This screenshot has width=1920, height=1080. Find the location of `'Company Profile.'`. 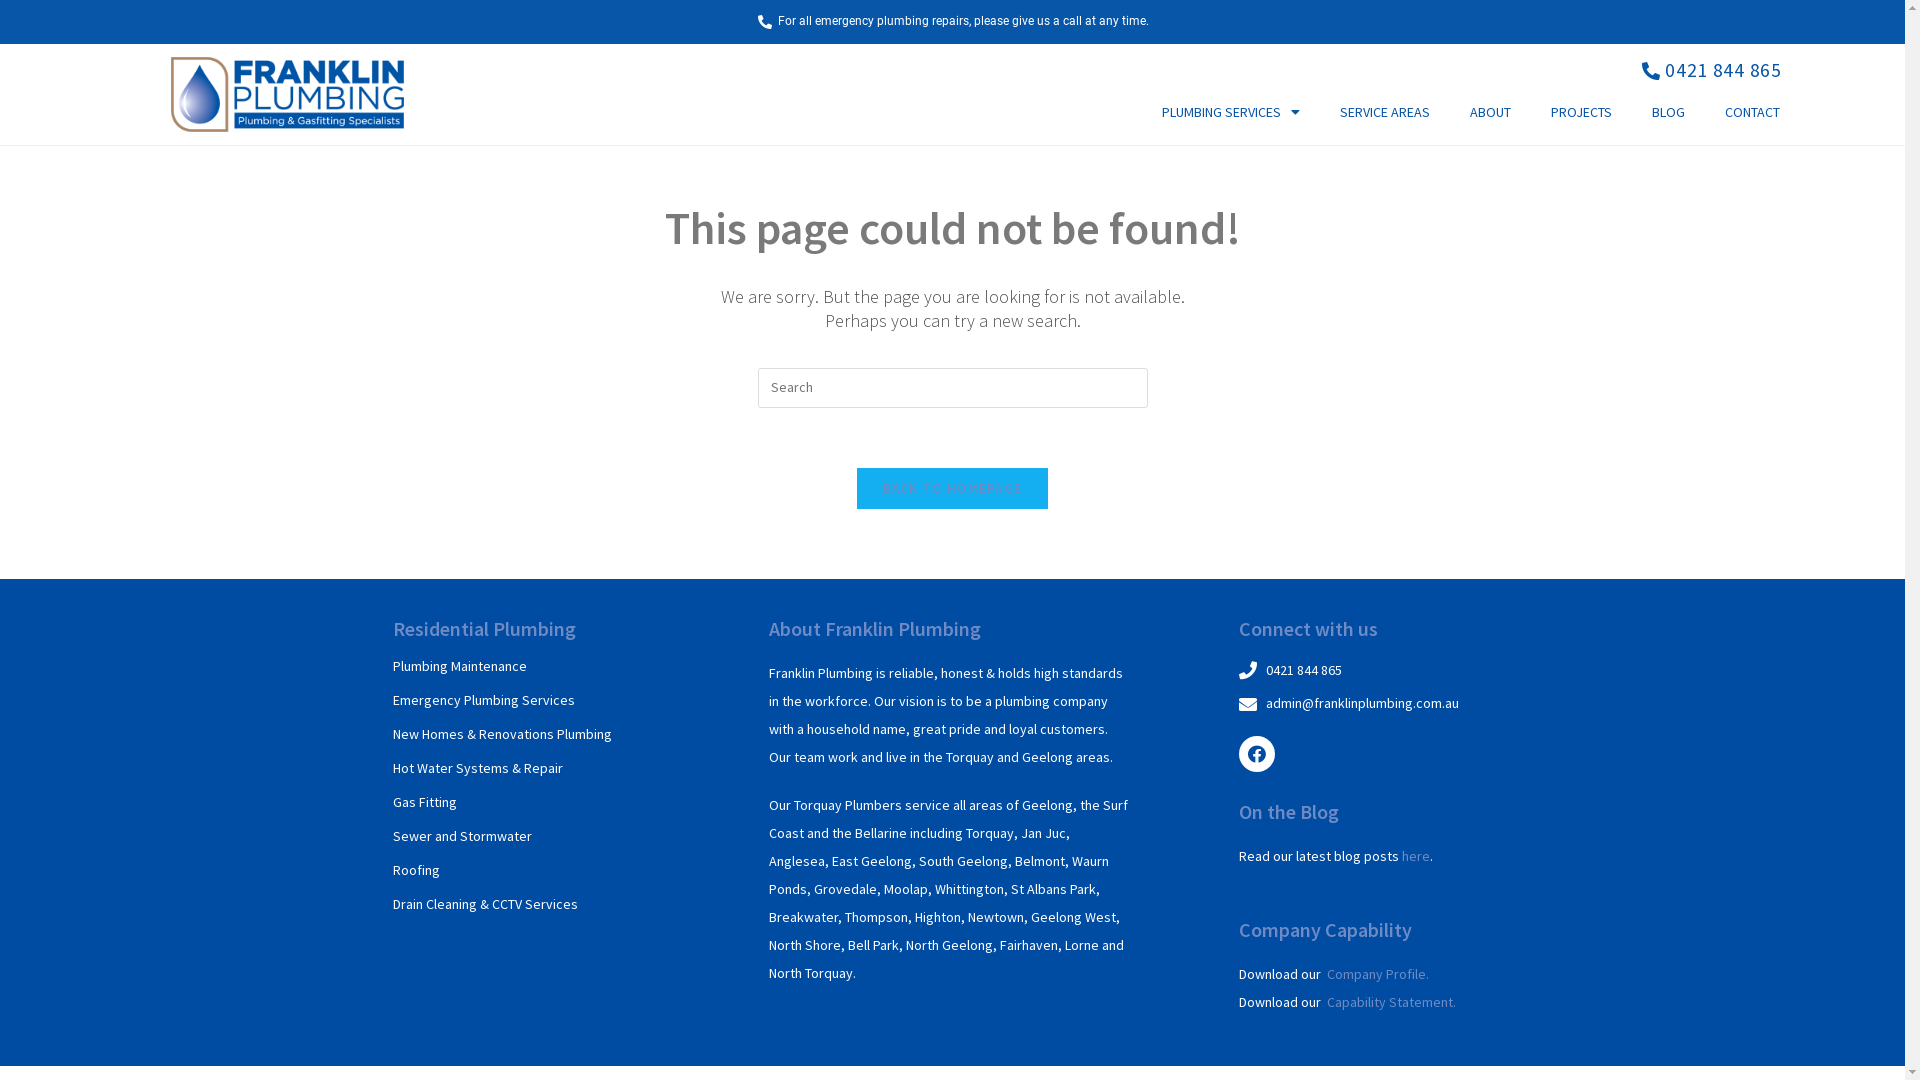

'Company Profile.' is located at coordinates (1326, 973).